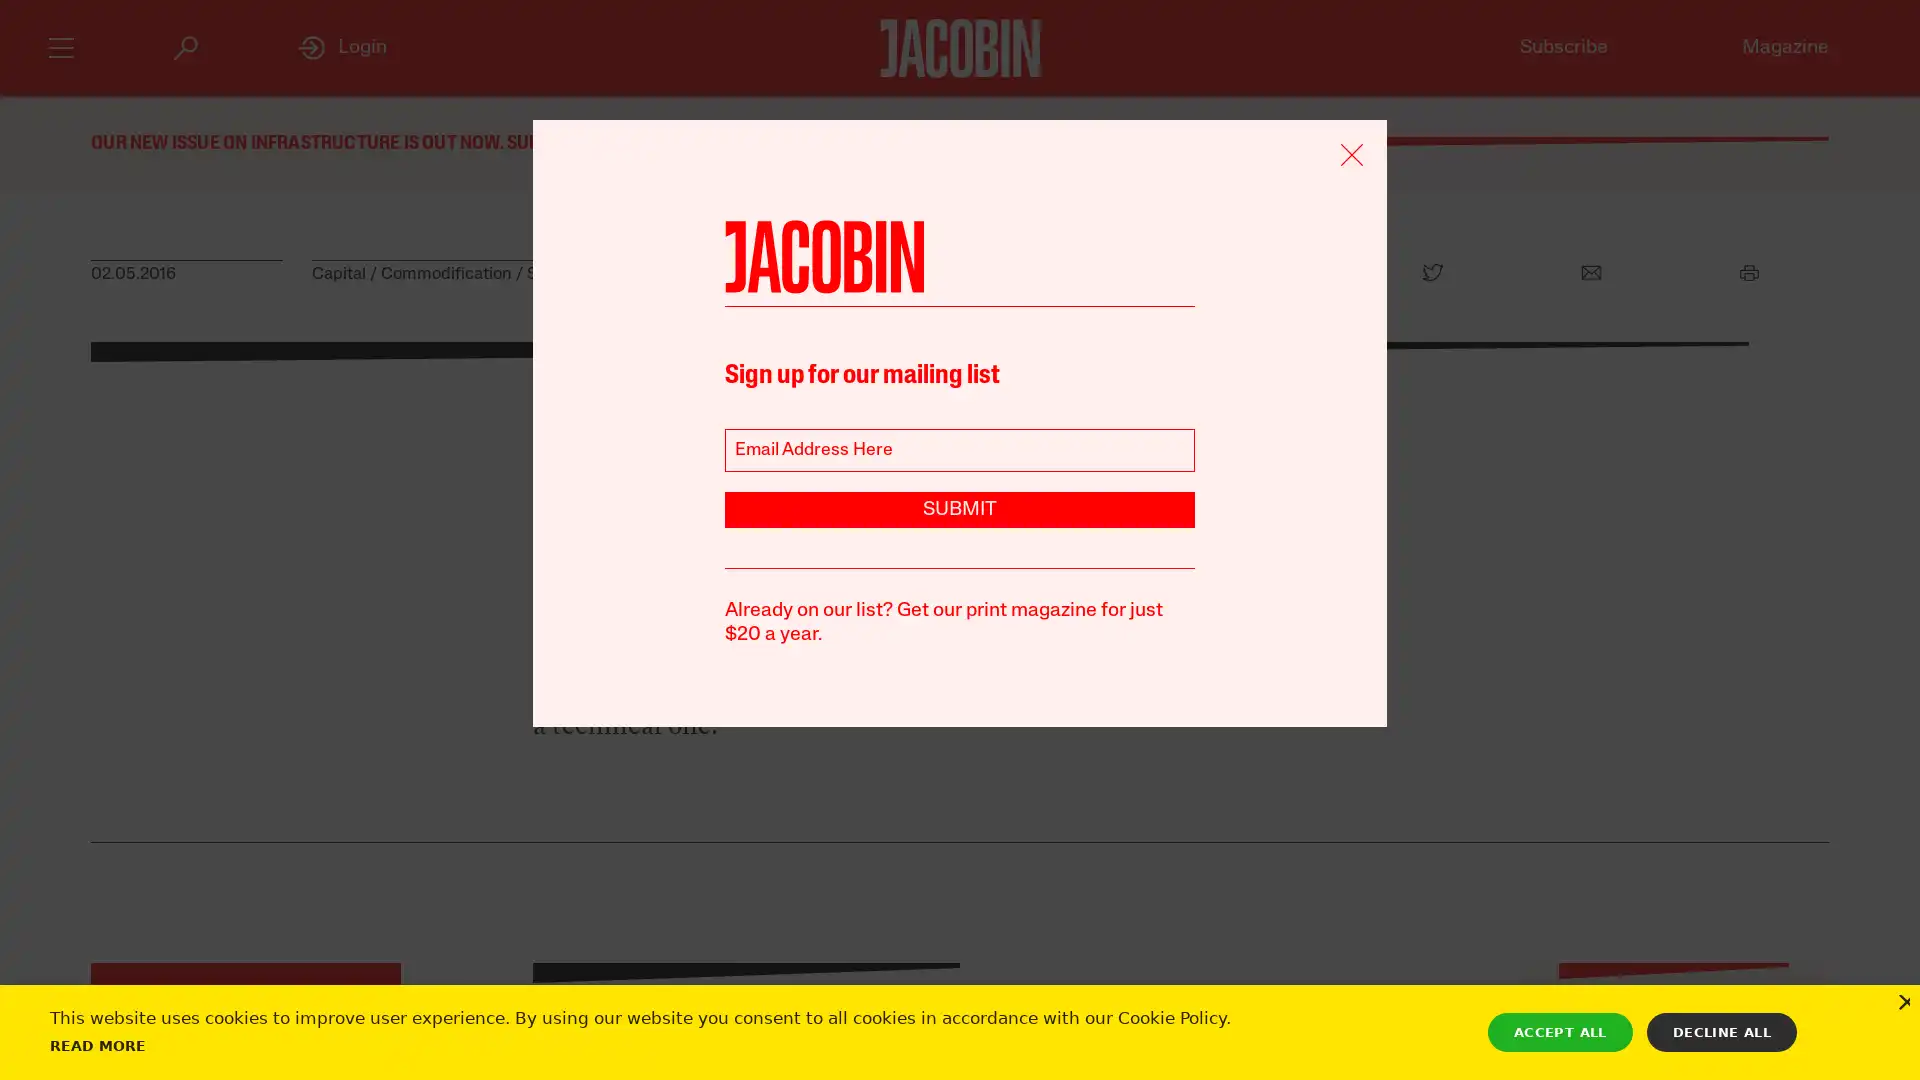 This screenshot has height=1080, width=1920. What do you see at coordinates (1748, 272) in the screenshot?
I see `Print Icon` at bounding box center [1748, 272].